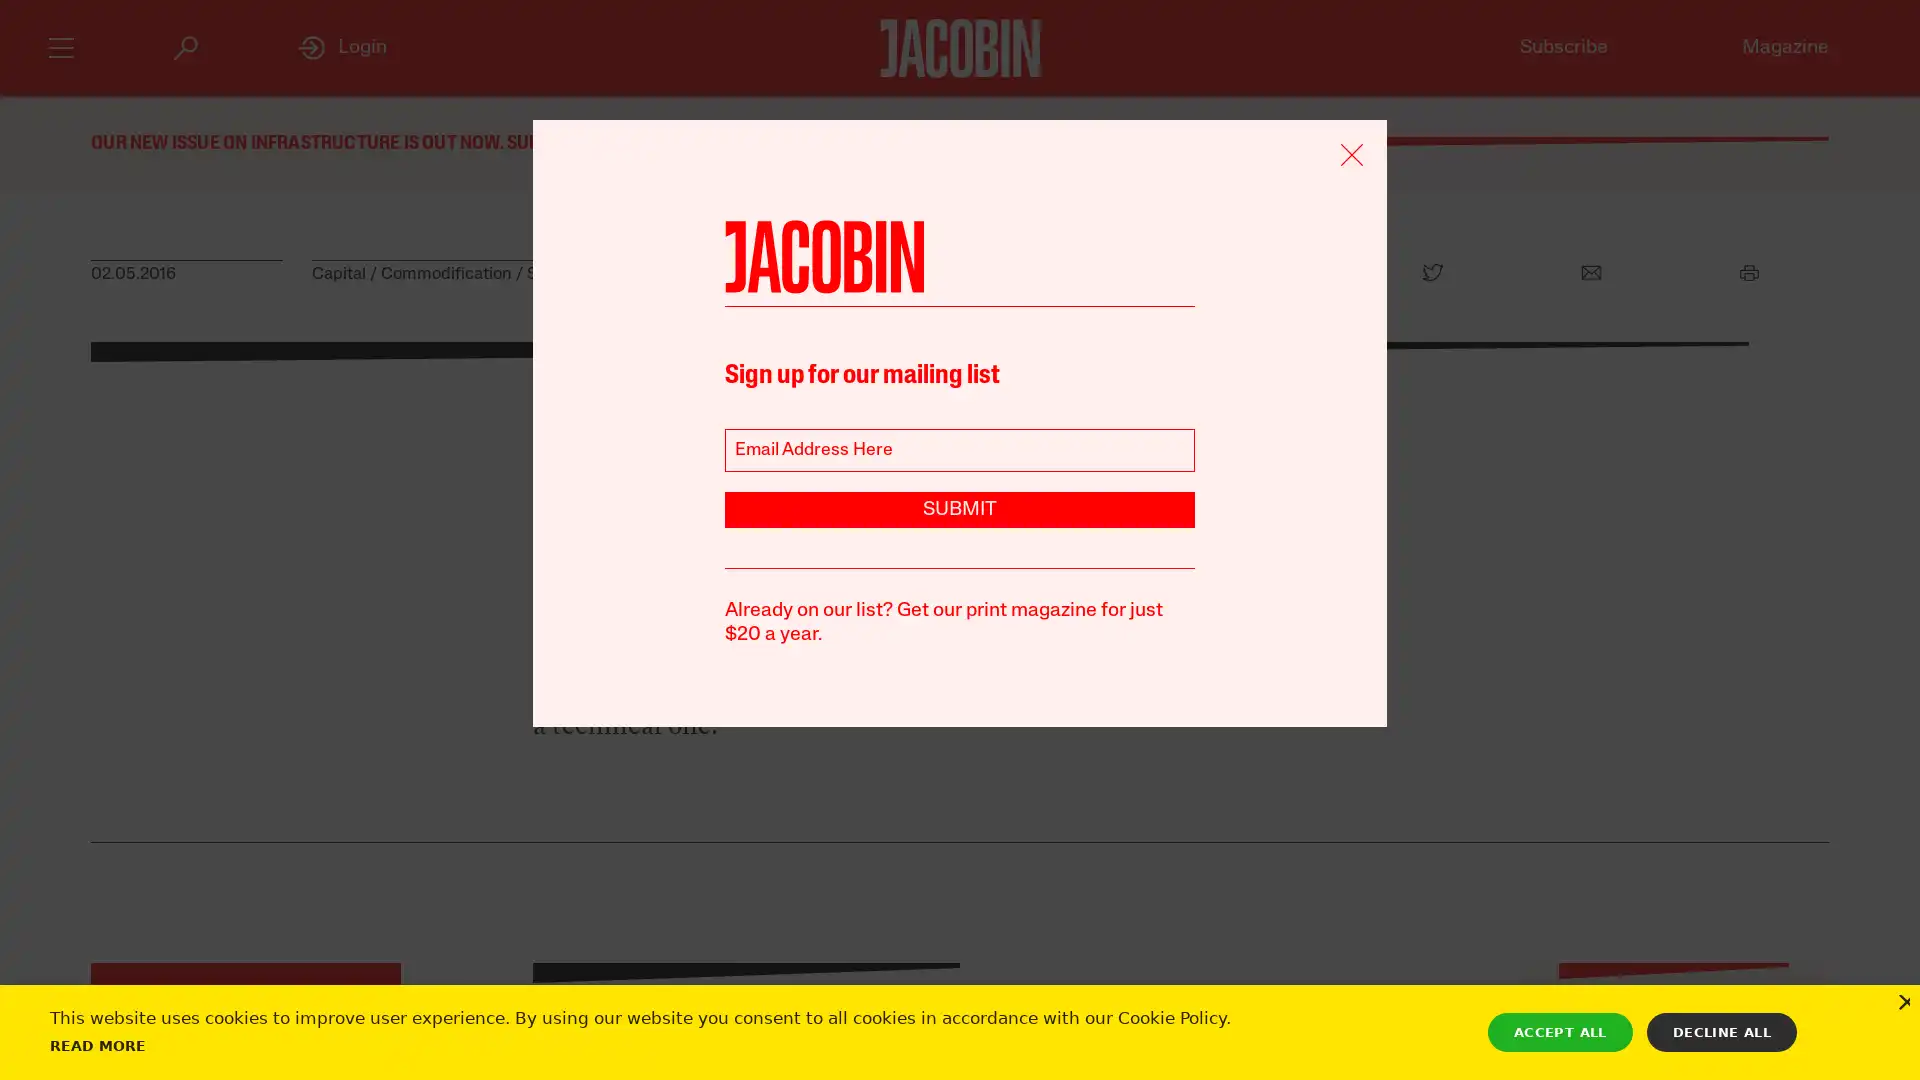 This screenshot has height=1080, width=1920. What do you see at coordinates (1748, 272) in the screenshot?
I see `Print Icon` at bounding box center [1748, 272].